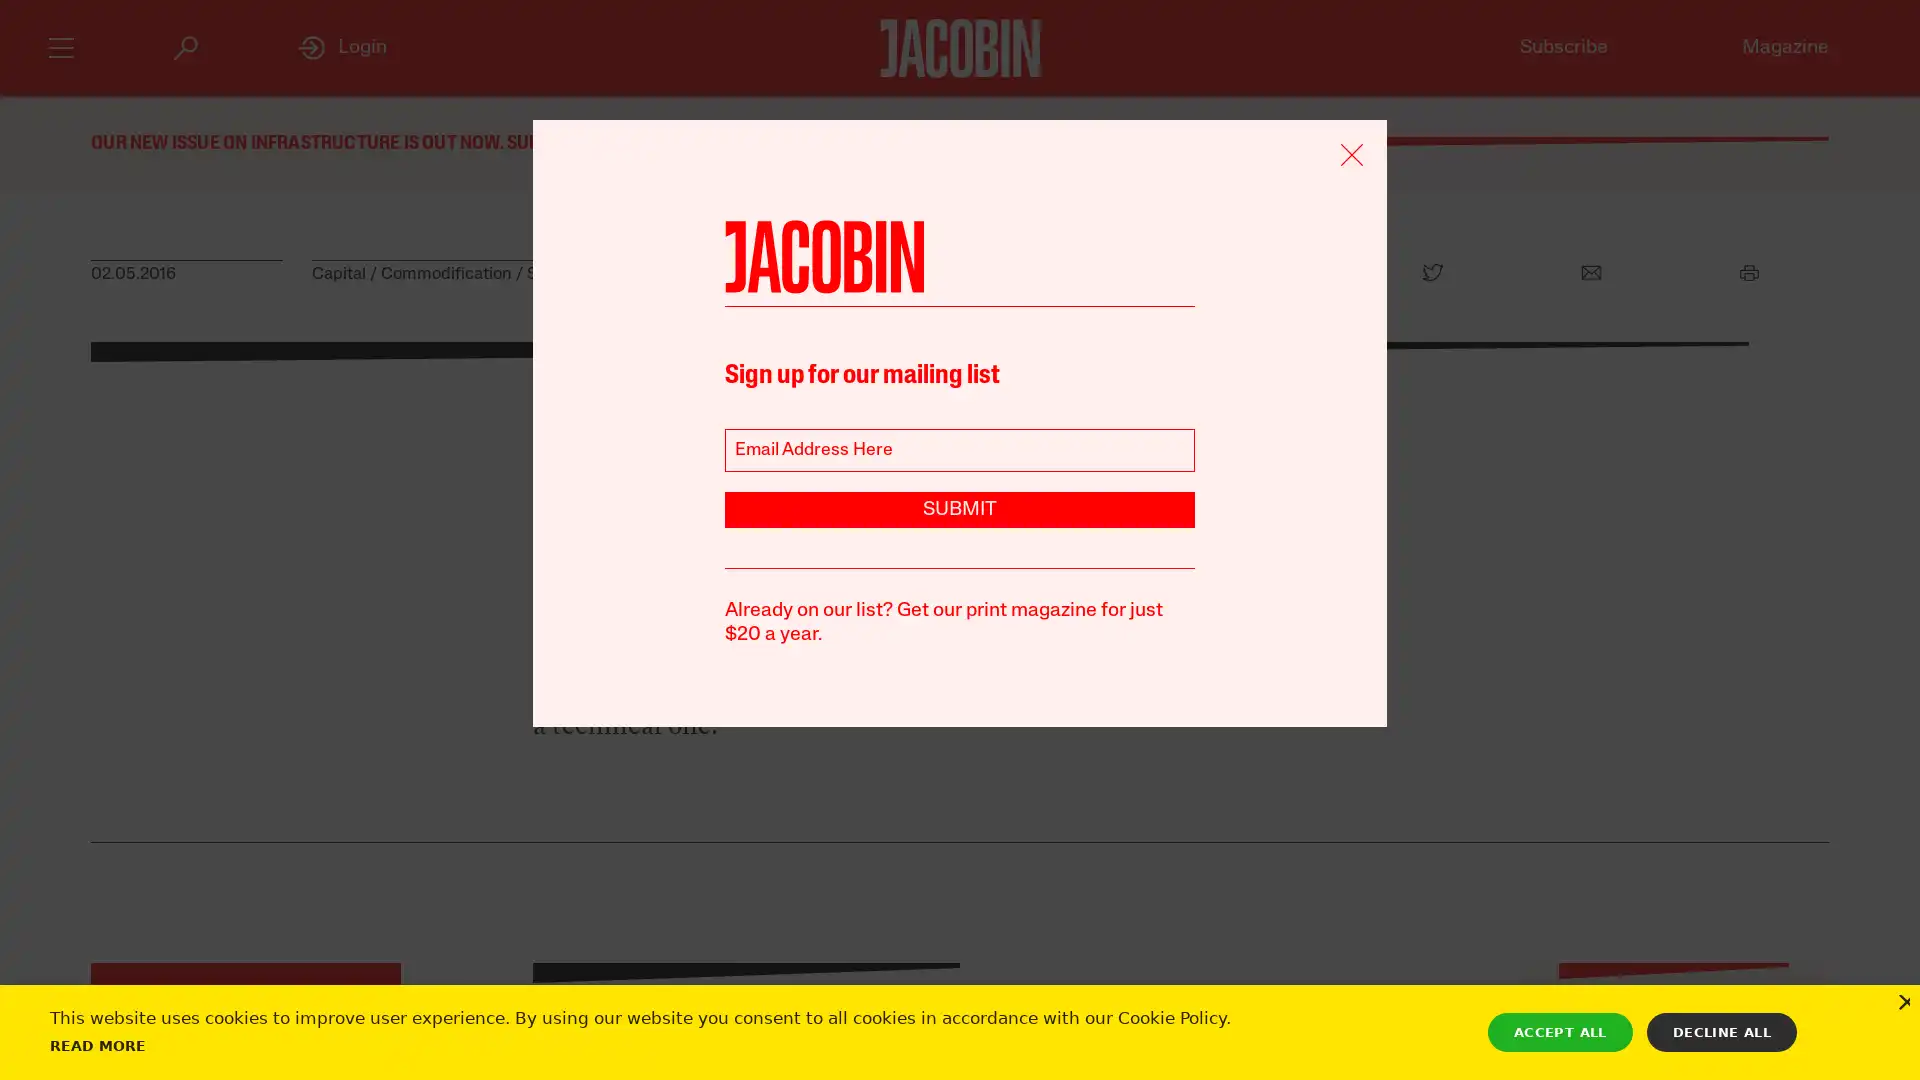 This screenshot has height=1080, width=1920. What do you see at coordinates (1748, 272) in the screenshot?
I see `Print Icon` at bounding box center [1748, 272].